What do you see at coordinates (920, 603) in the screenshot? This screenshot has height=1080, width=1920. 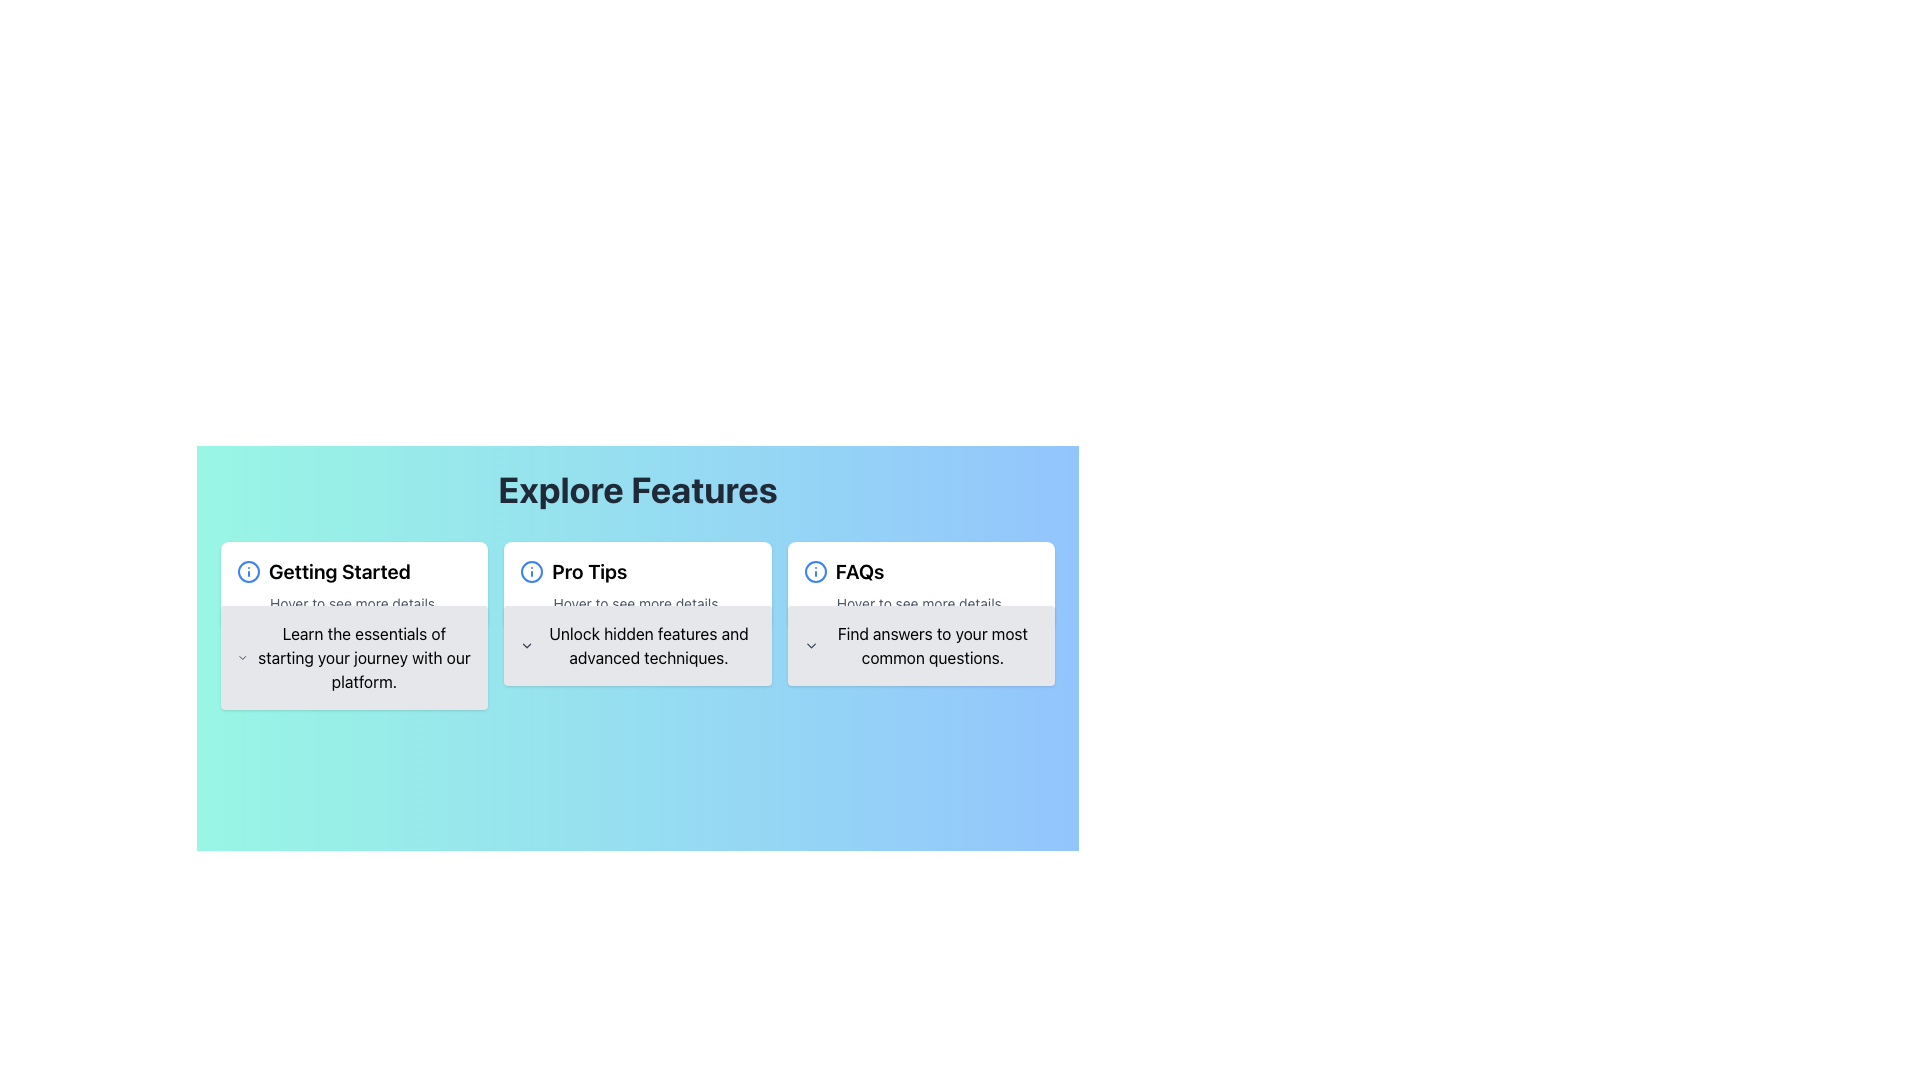 I see `text displayed in the 'FAQs' section, specifically the smaller gray text that says 'Hover to see more details', located directly below the title and icon` at bounding box center [920, 603].